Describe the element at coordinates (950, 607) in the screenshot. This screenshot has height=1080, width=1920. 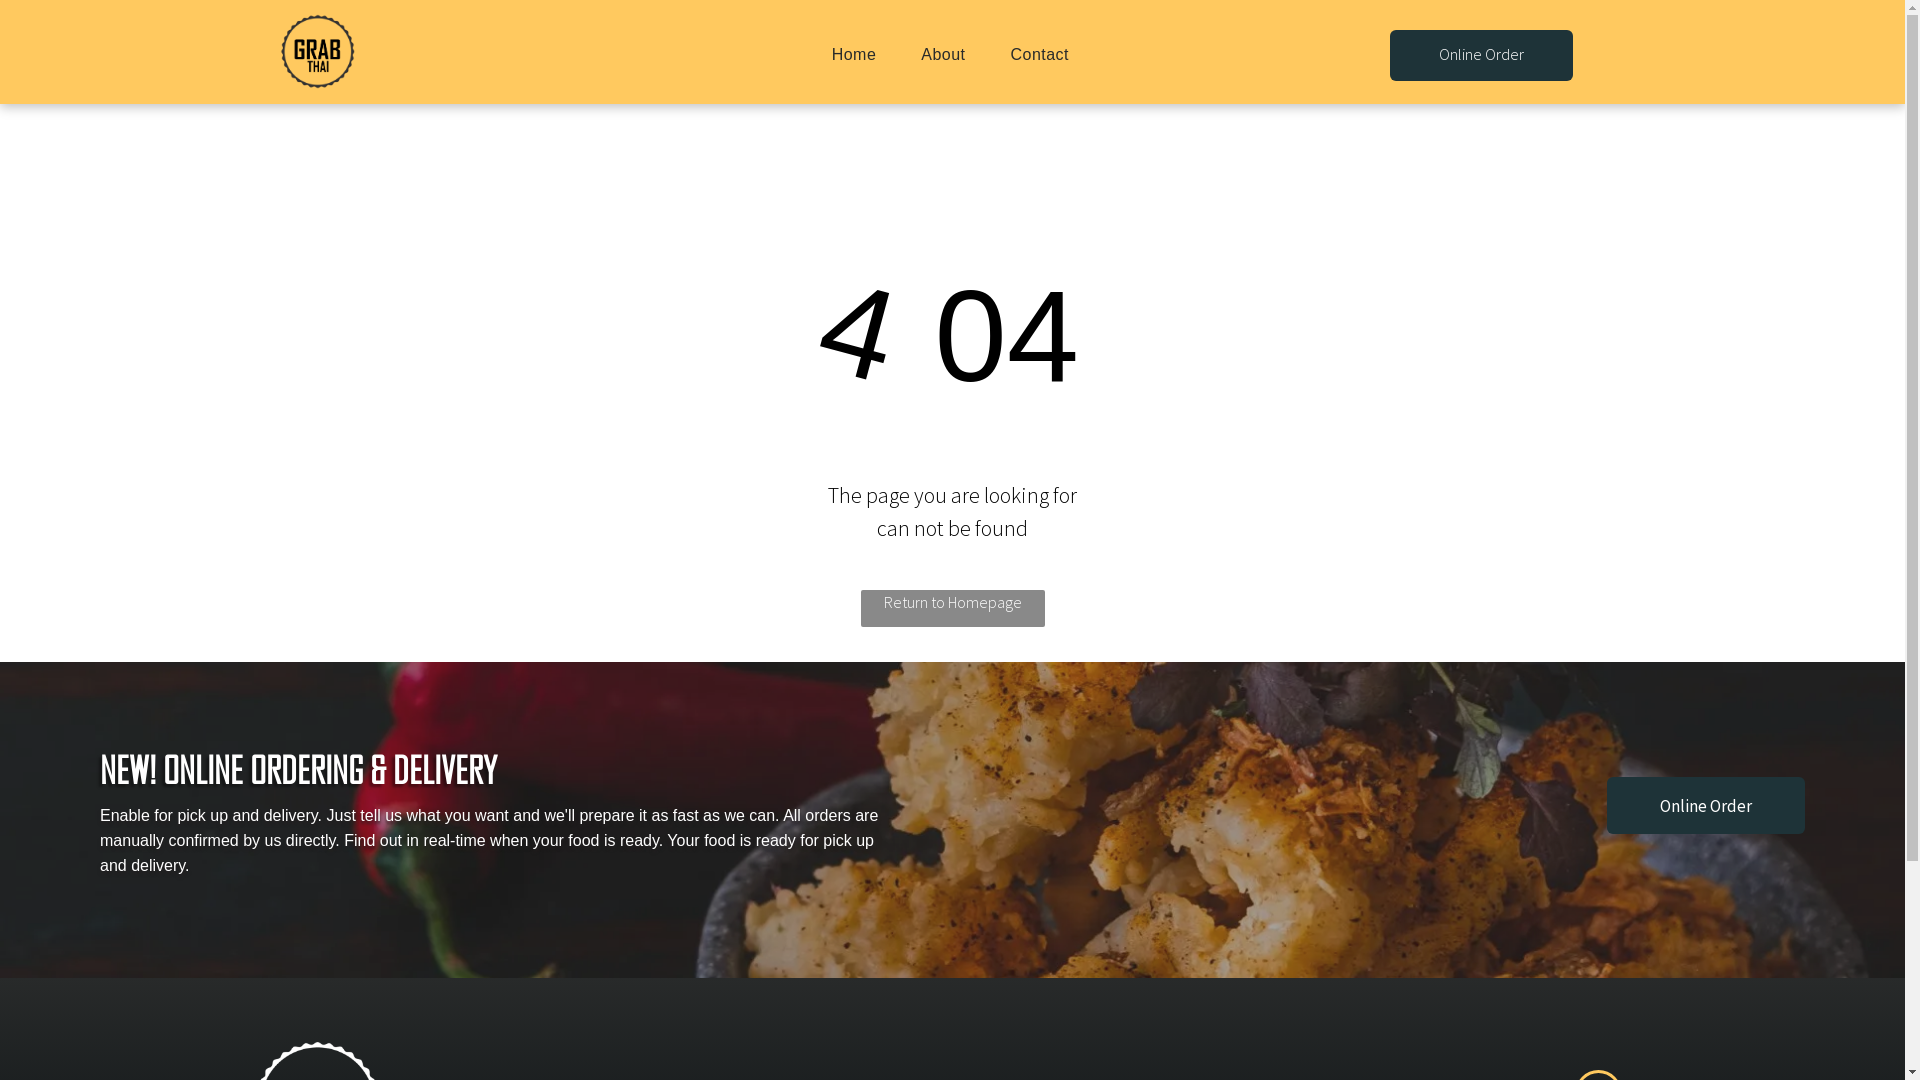
I see `'Return to Homepage'` at that location.